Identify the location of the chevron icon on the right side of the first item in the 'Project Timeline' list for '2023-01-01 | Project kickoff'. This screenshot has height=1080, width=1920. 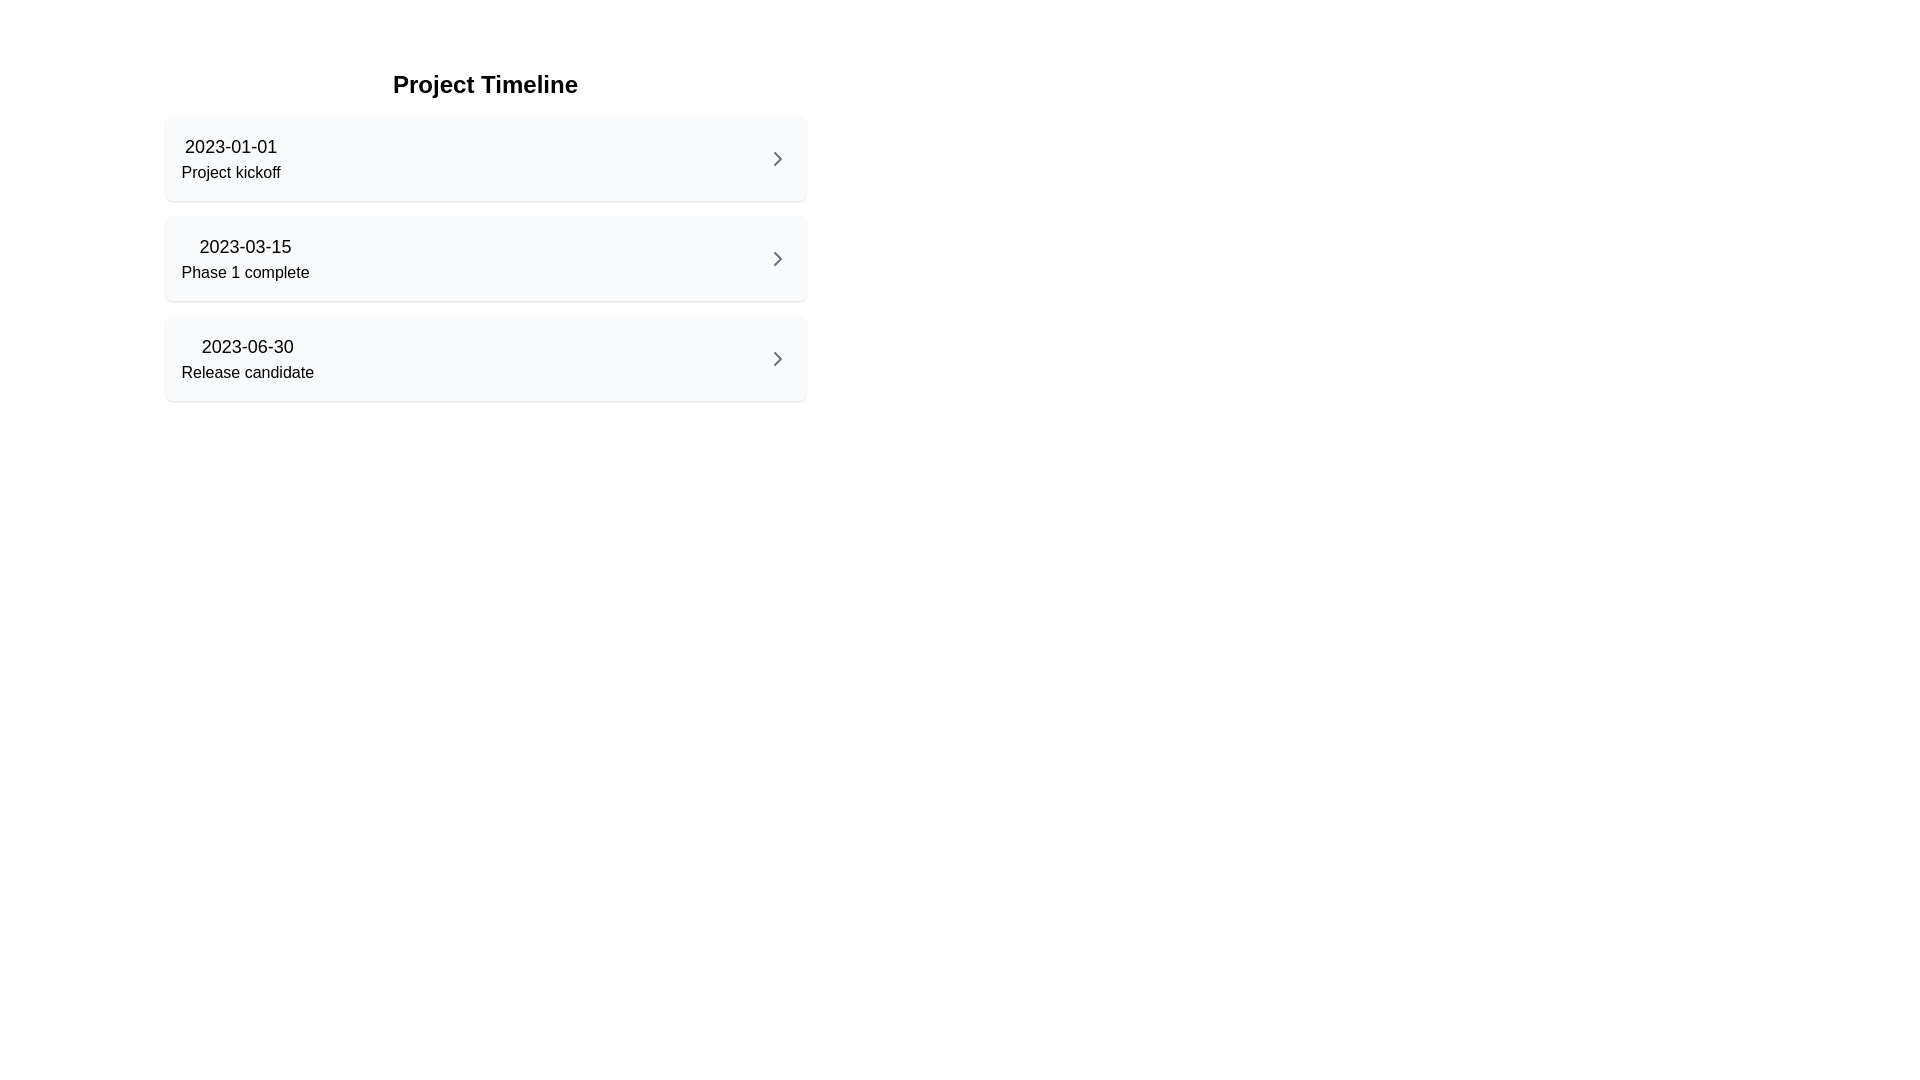
(776, 157).